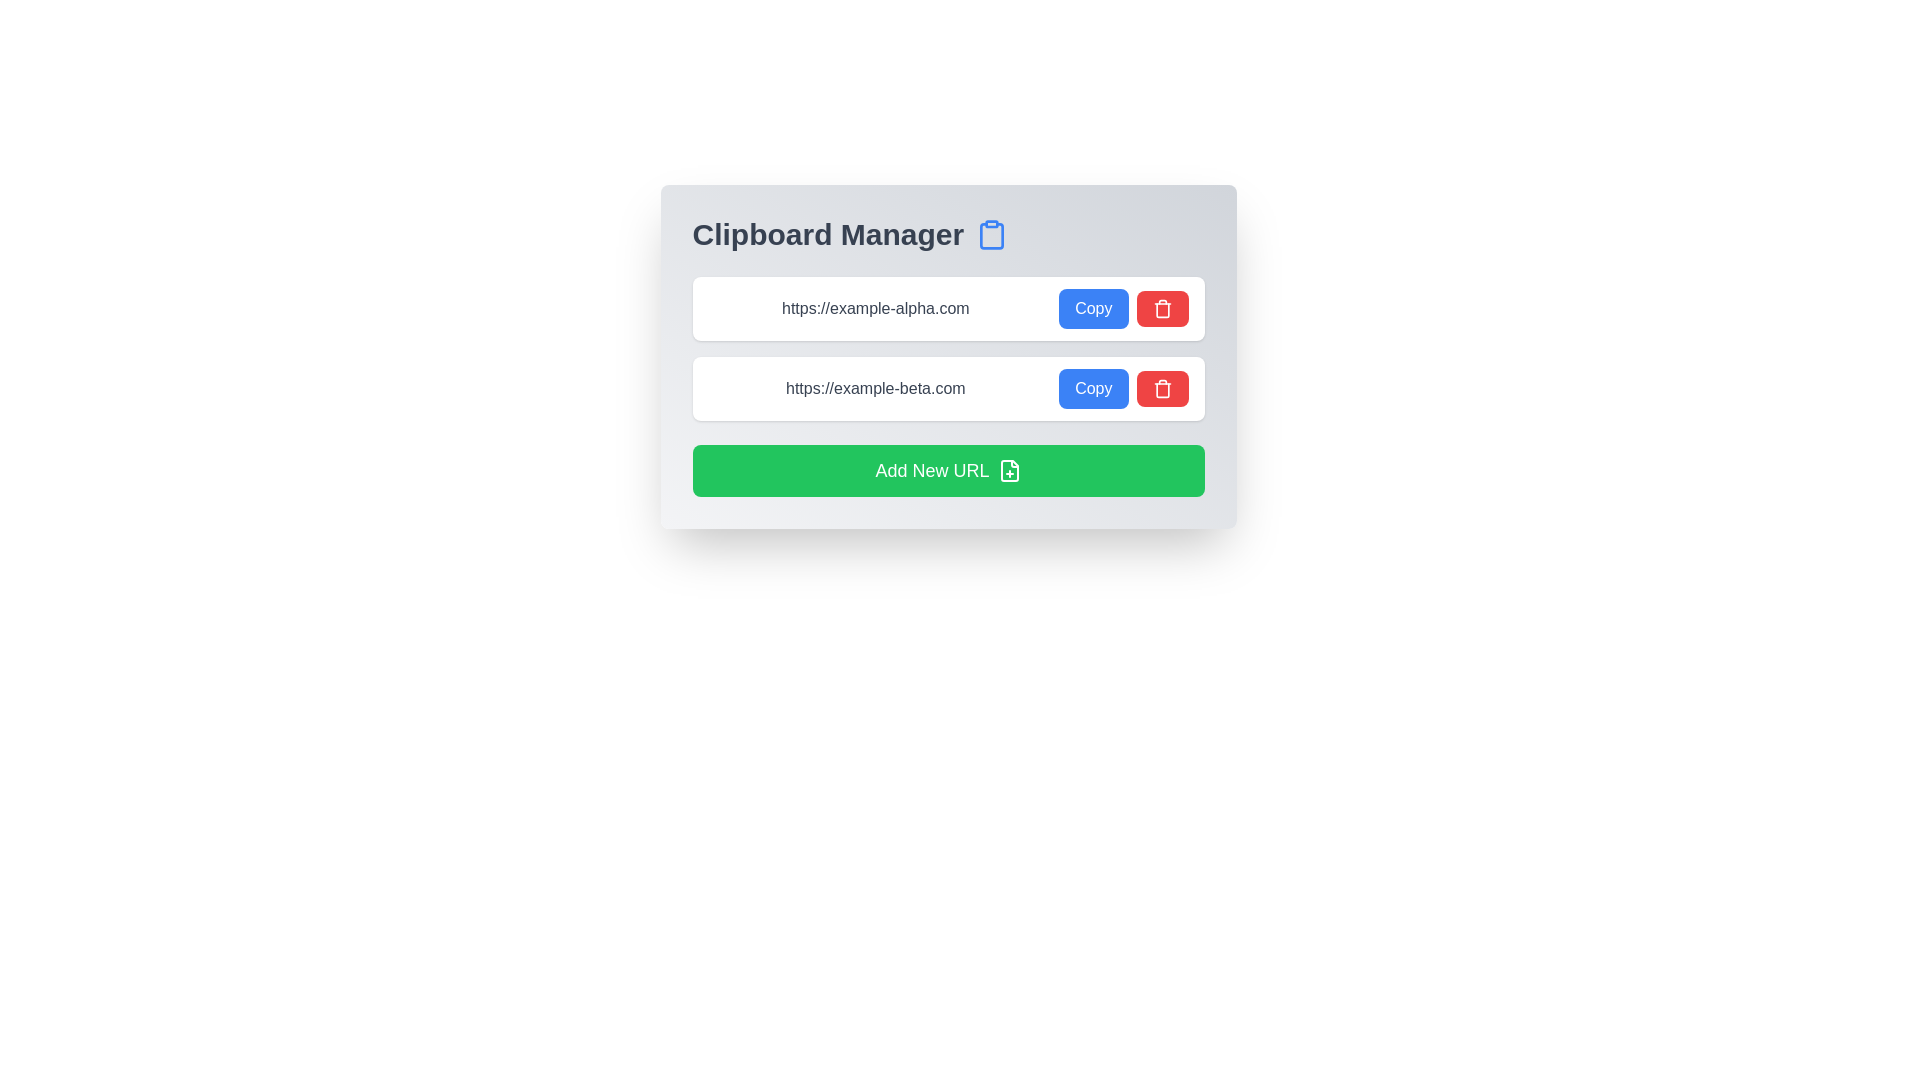 This screenshot has height=1080, width=1920. I want to click on the text label displaying the URL 'https://example-beta.com' located in the second row of the clipboard manager interface, to the left of the 'Copy' and delete buttons, so click(875, 389).